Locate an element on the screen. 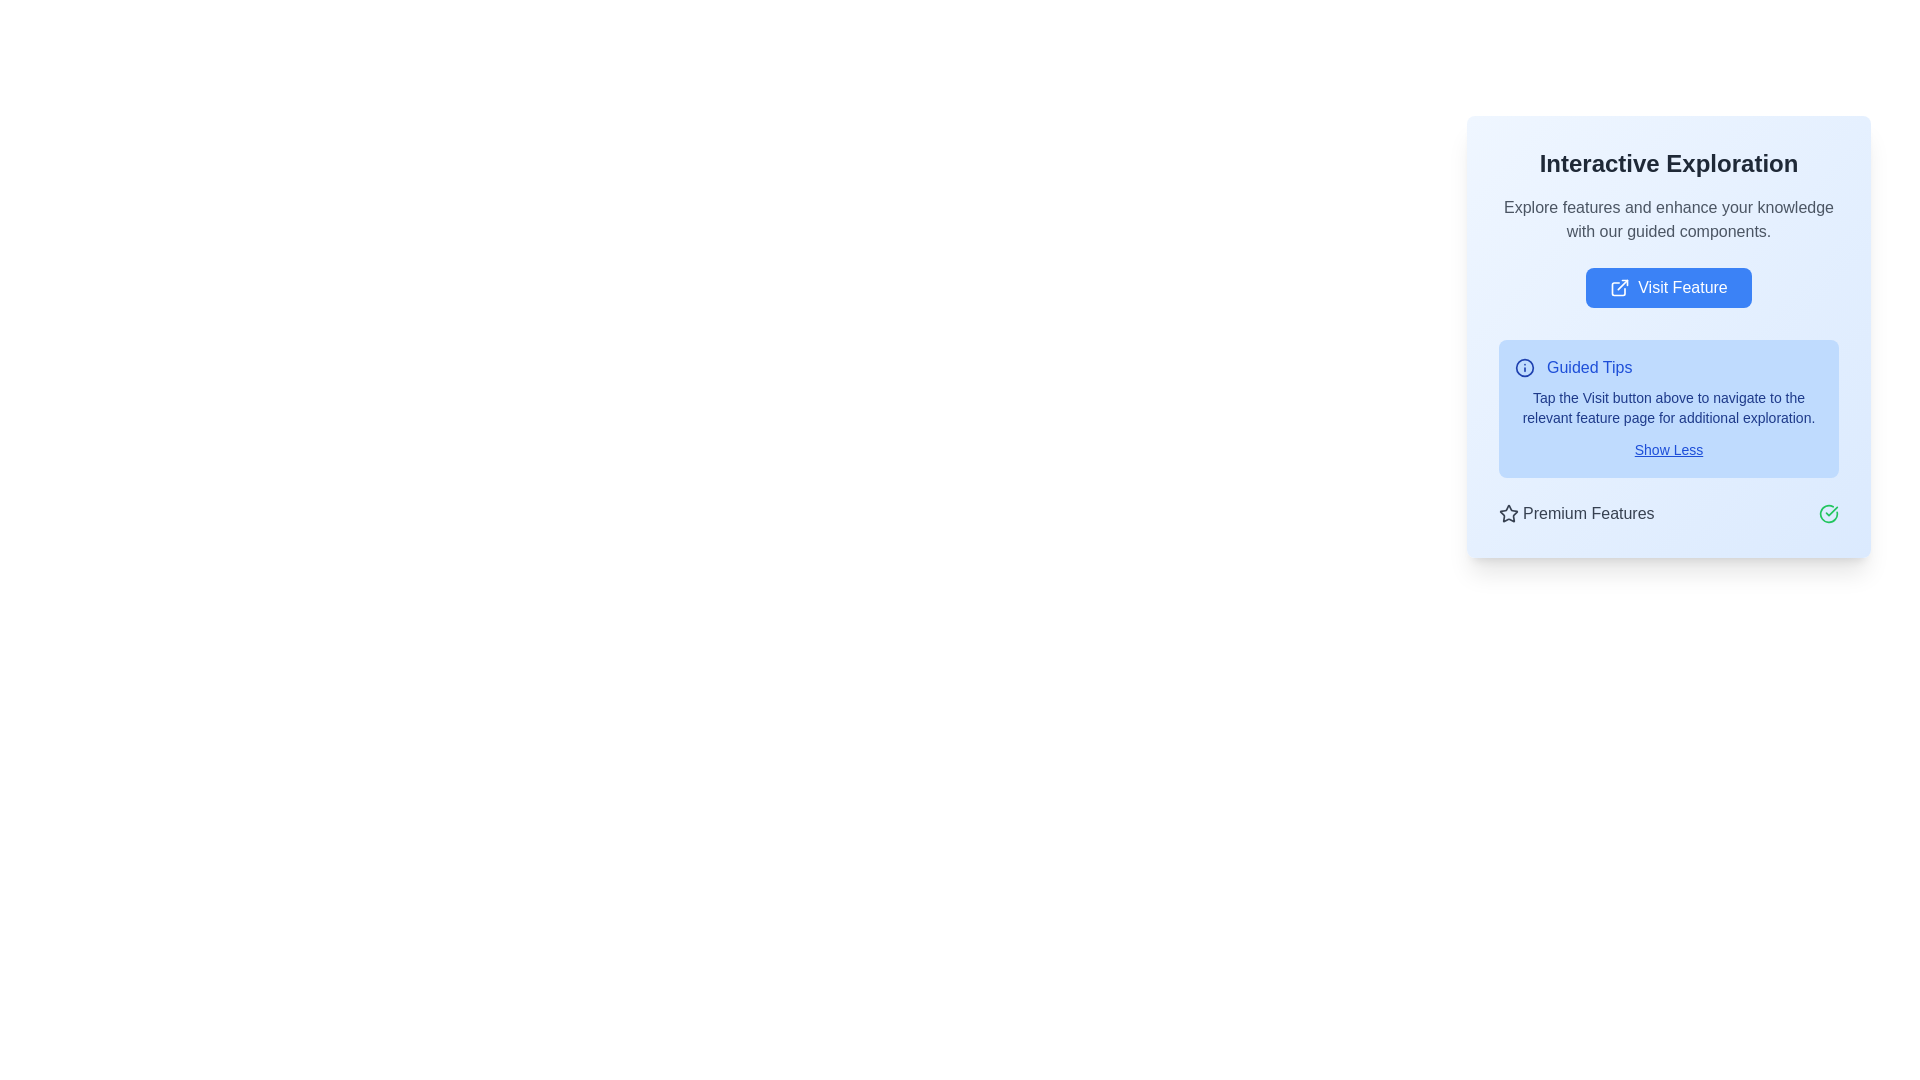 The width and height of the screenshot is (1920, 1080). the static text label 'Guided Tips', which is blue-colored and located next to an information icon within a light blue background section is located at coordinates (1588, 367).